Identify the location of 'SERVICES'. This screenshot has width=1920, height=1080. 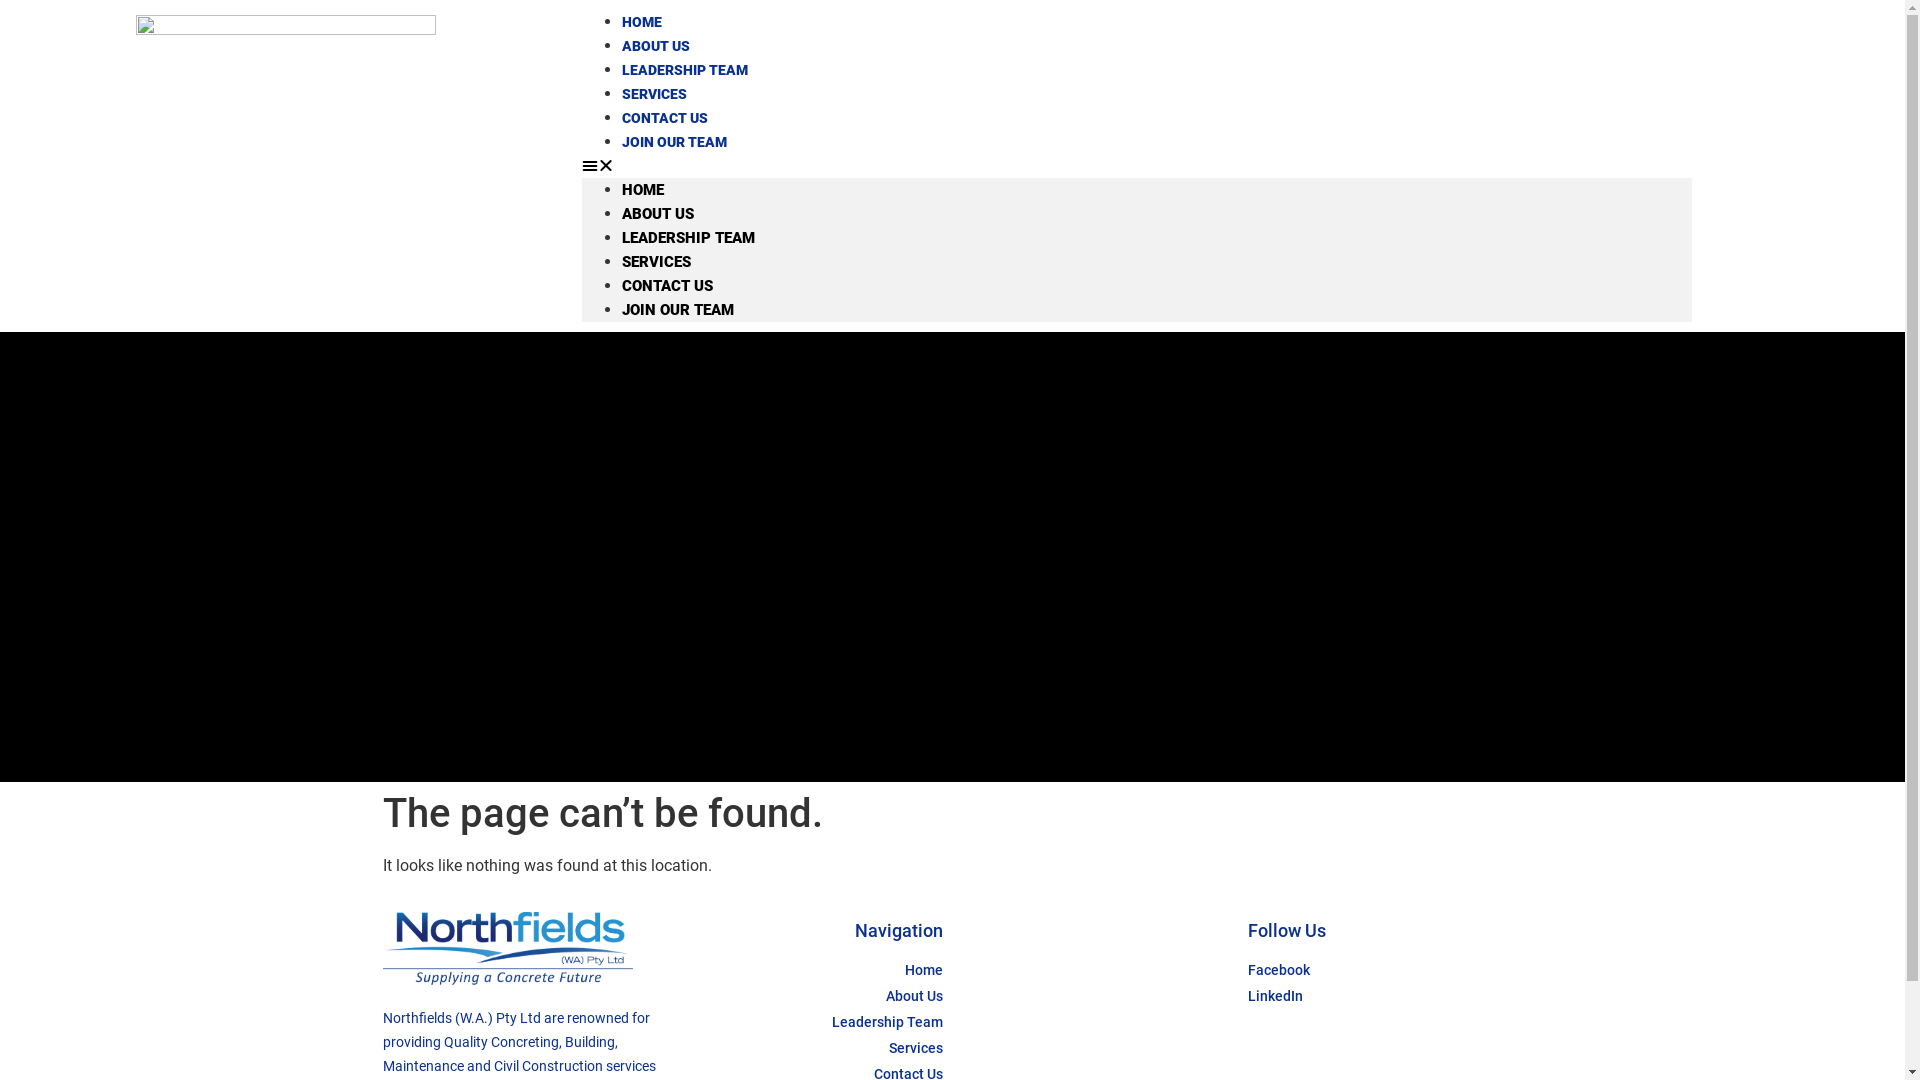
(654, 93).